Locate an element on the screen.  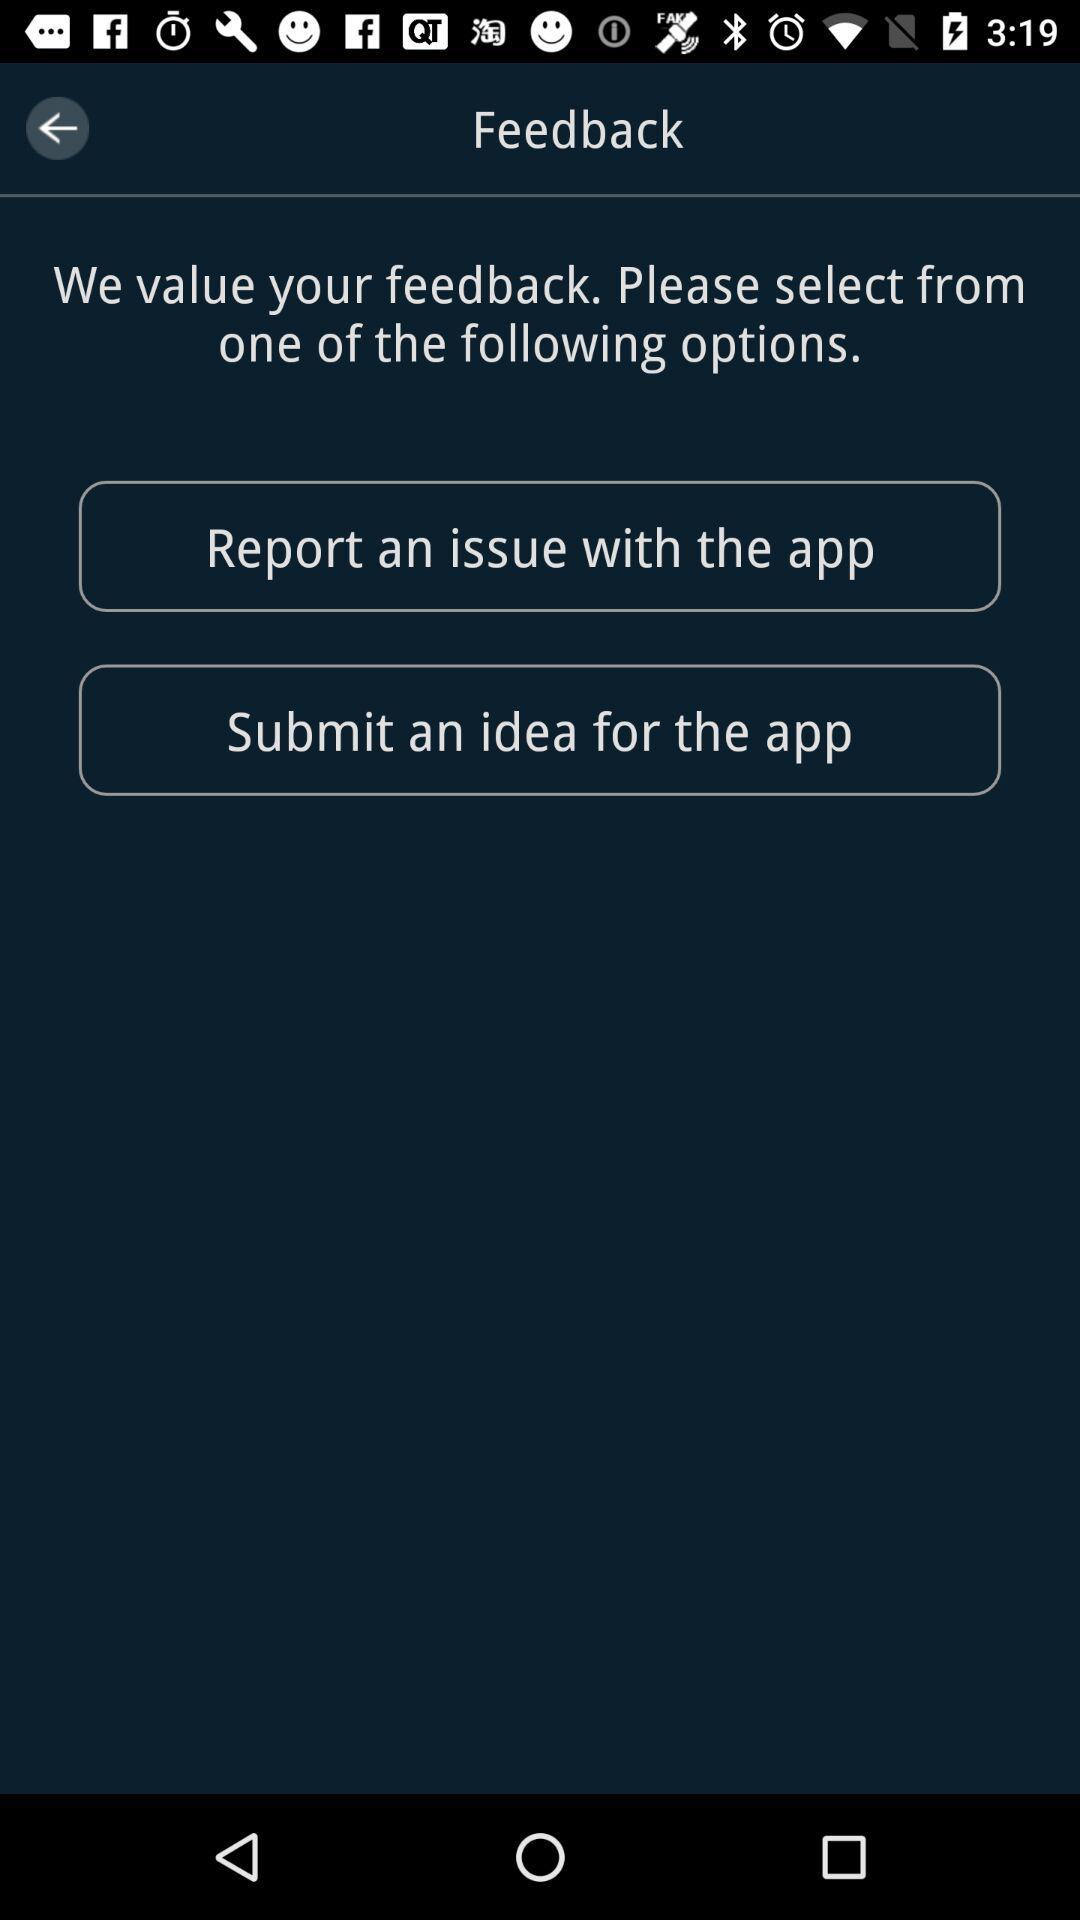
the arrow_backward icon is located at coordinates (56, 127).